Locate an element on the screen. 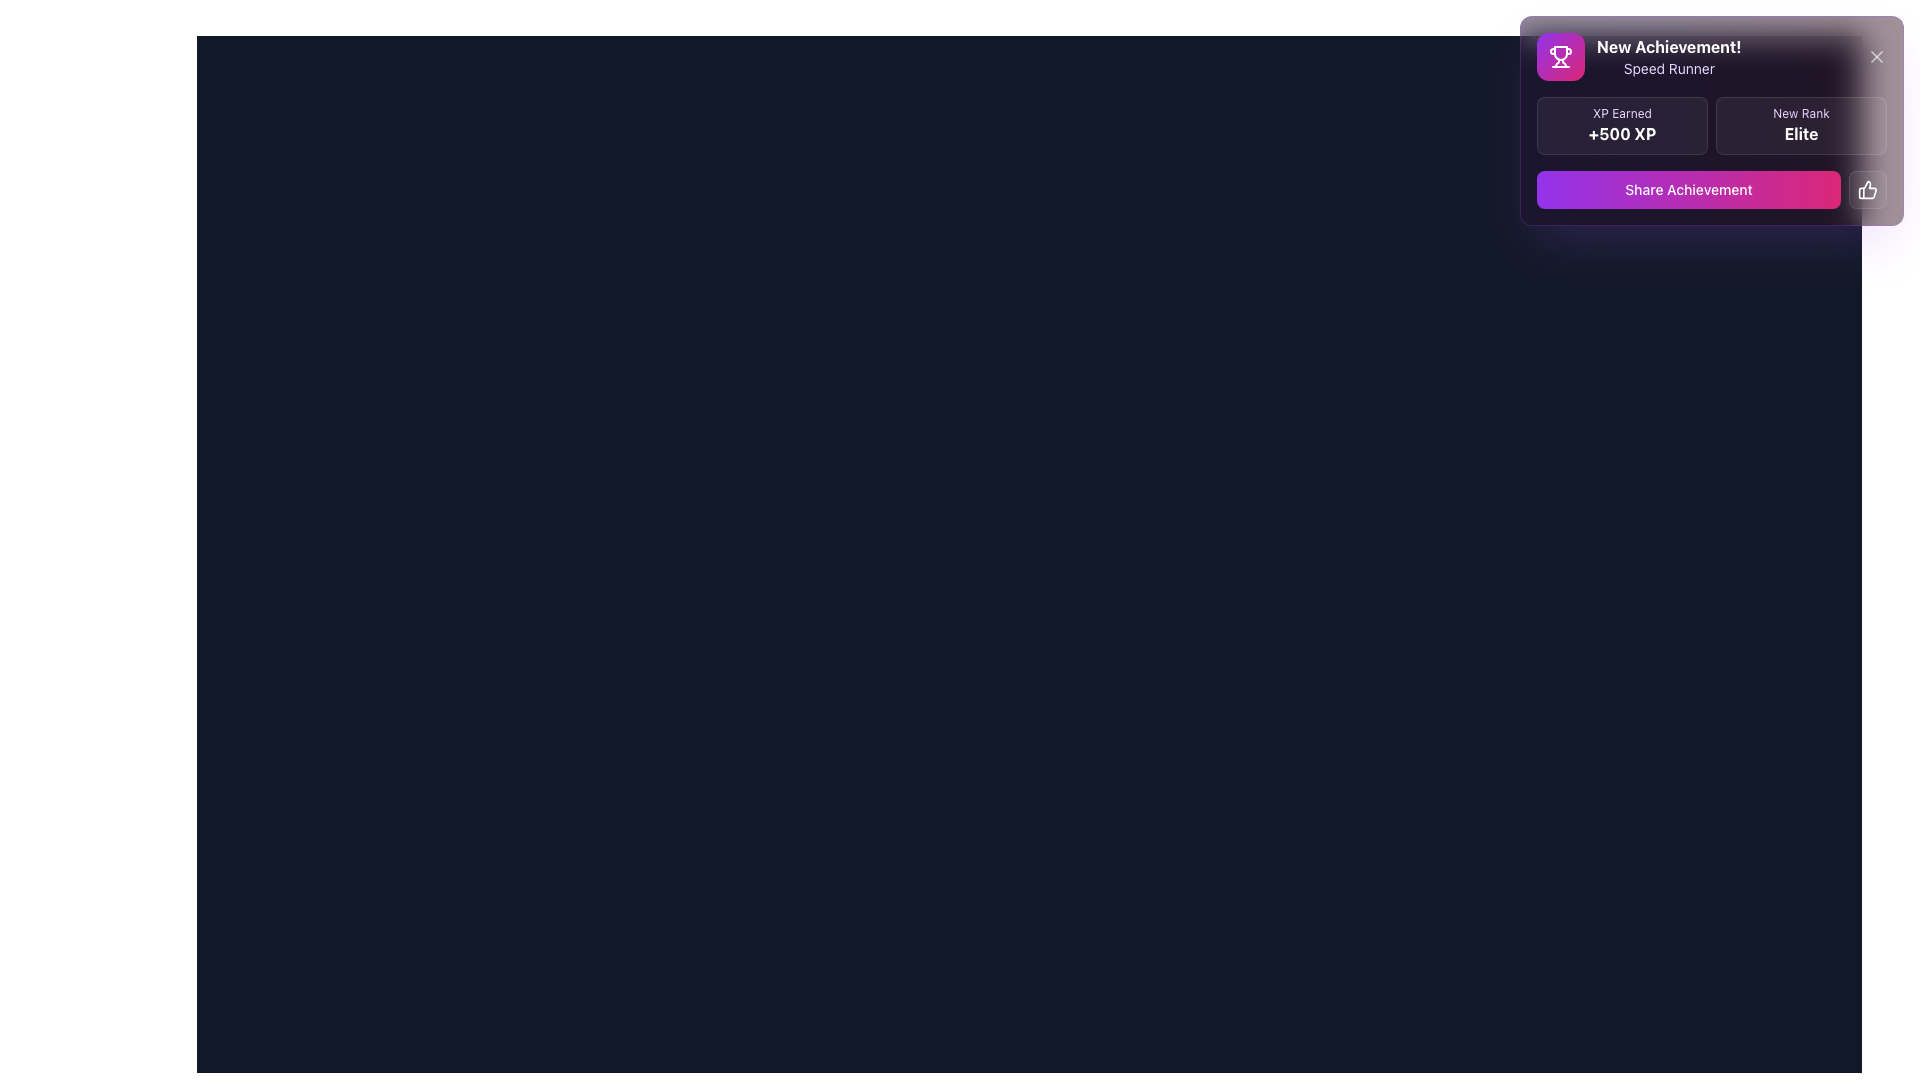  the details contained in the Notification Dialog located at the top-right corner of the interface is located at coordinates (1711, 120).